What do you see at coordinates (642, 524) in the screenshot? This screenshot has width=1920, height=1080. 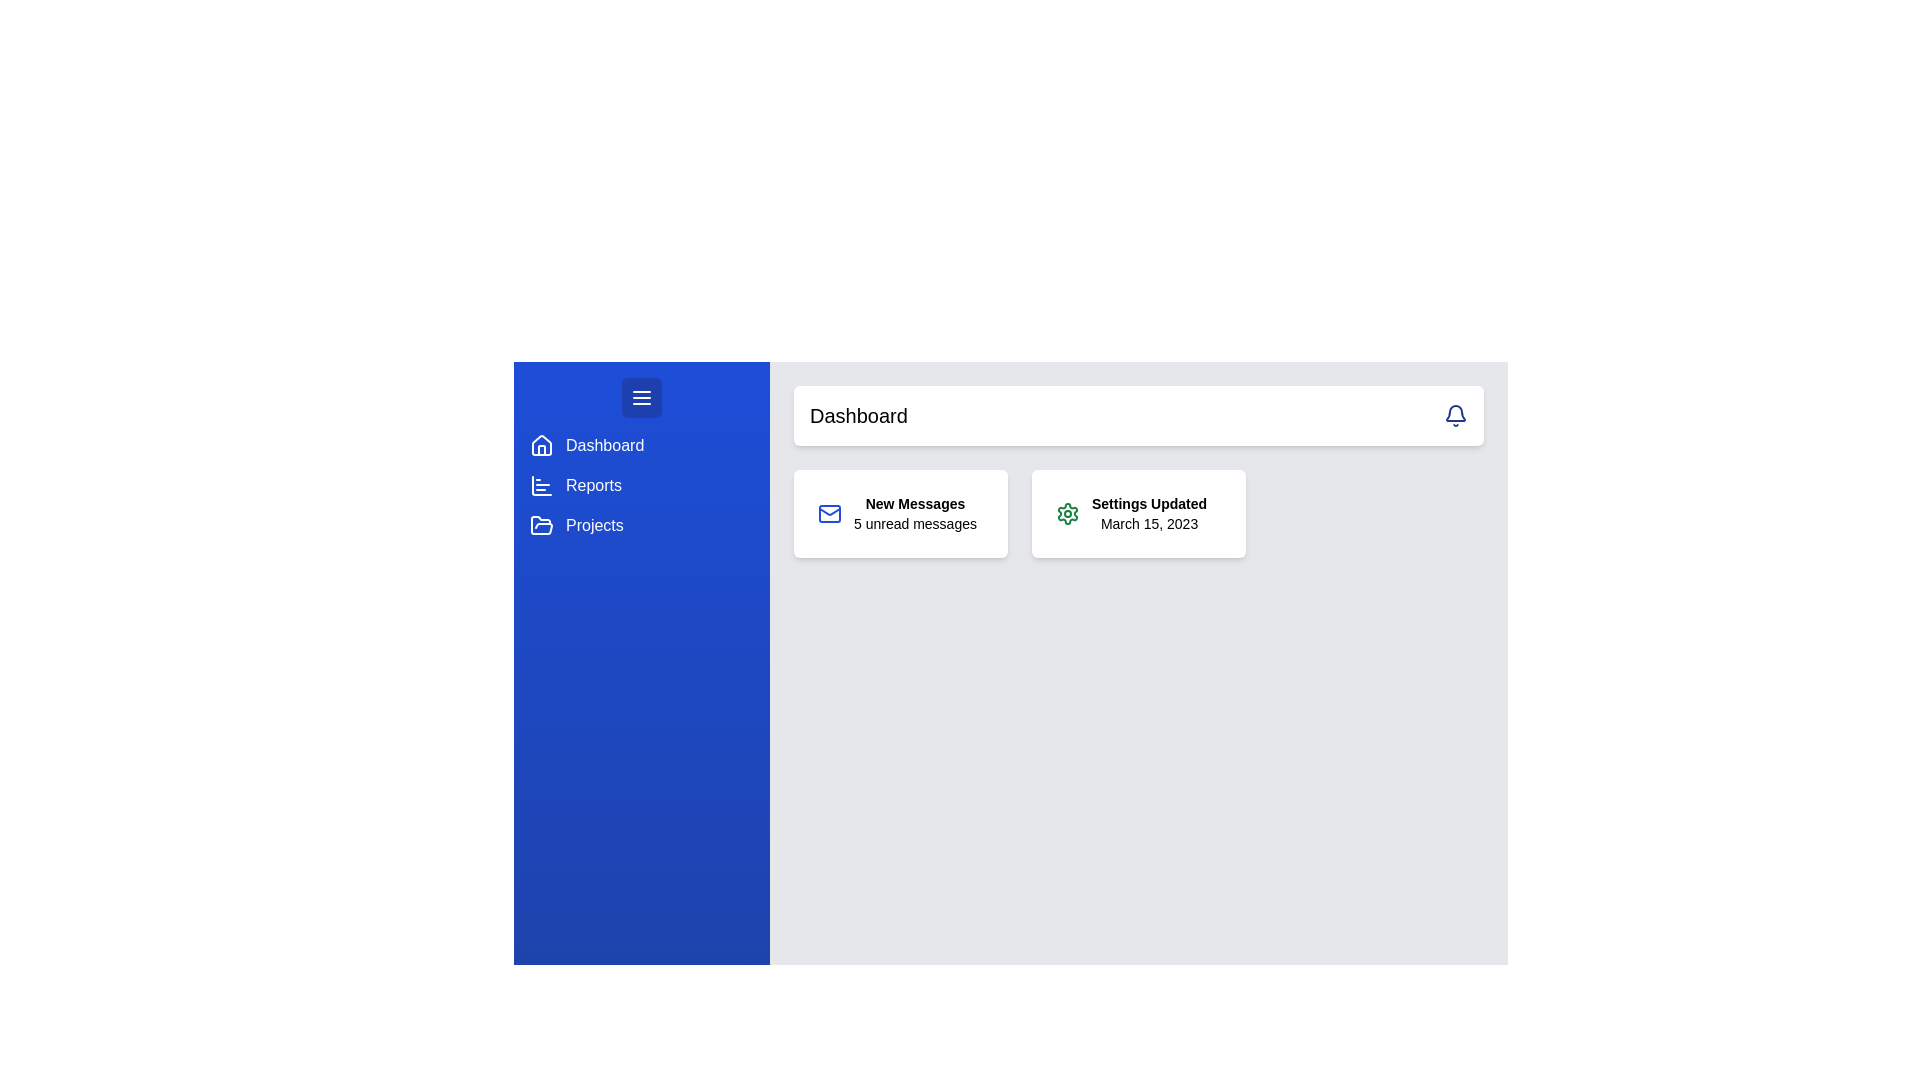 I see `the 'Projects' menu item using keyboard navigation` at bounding box center [642, 524].